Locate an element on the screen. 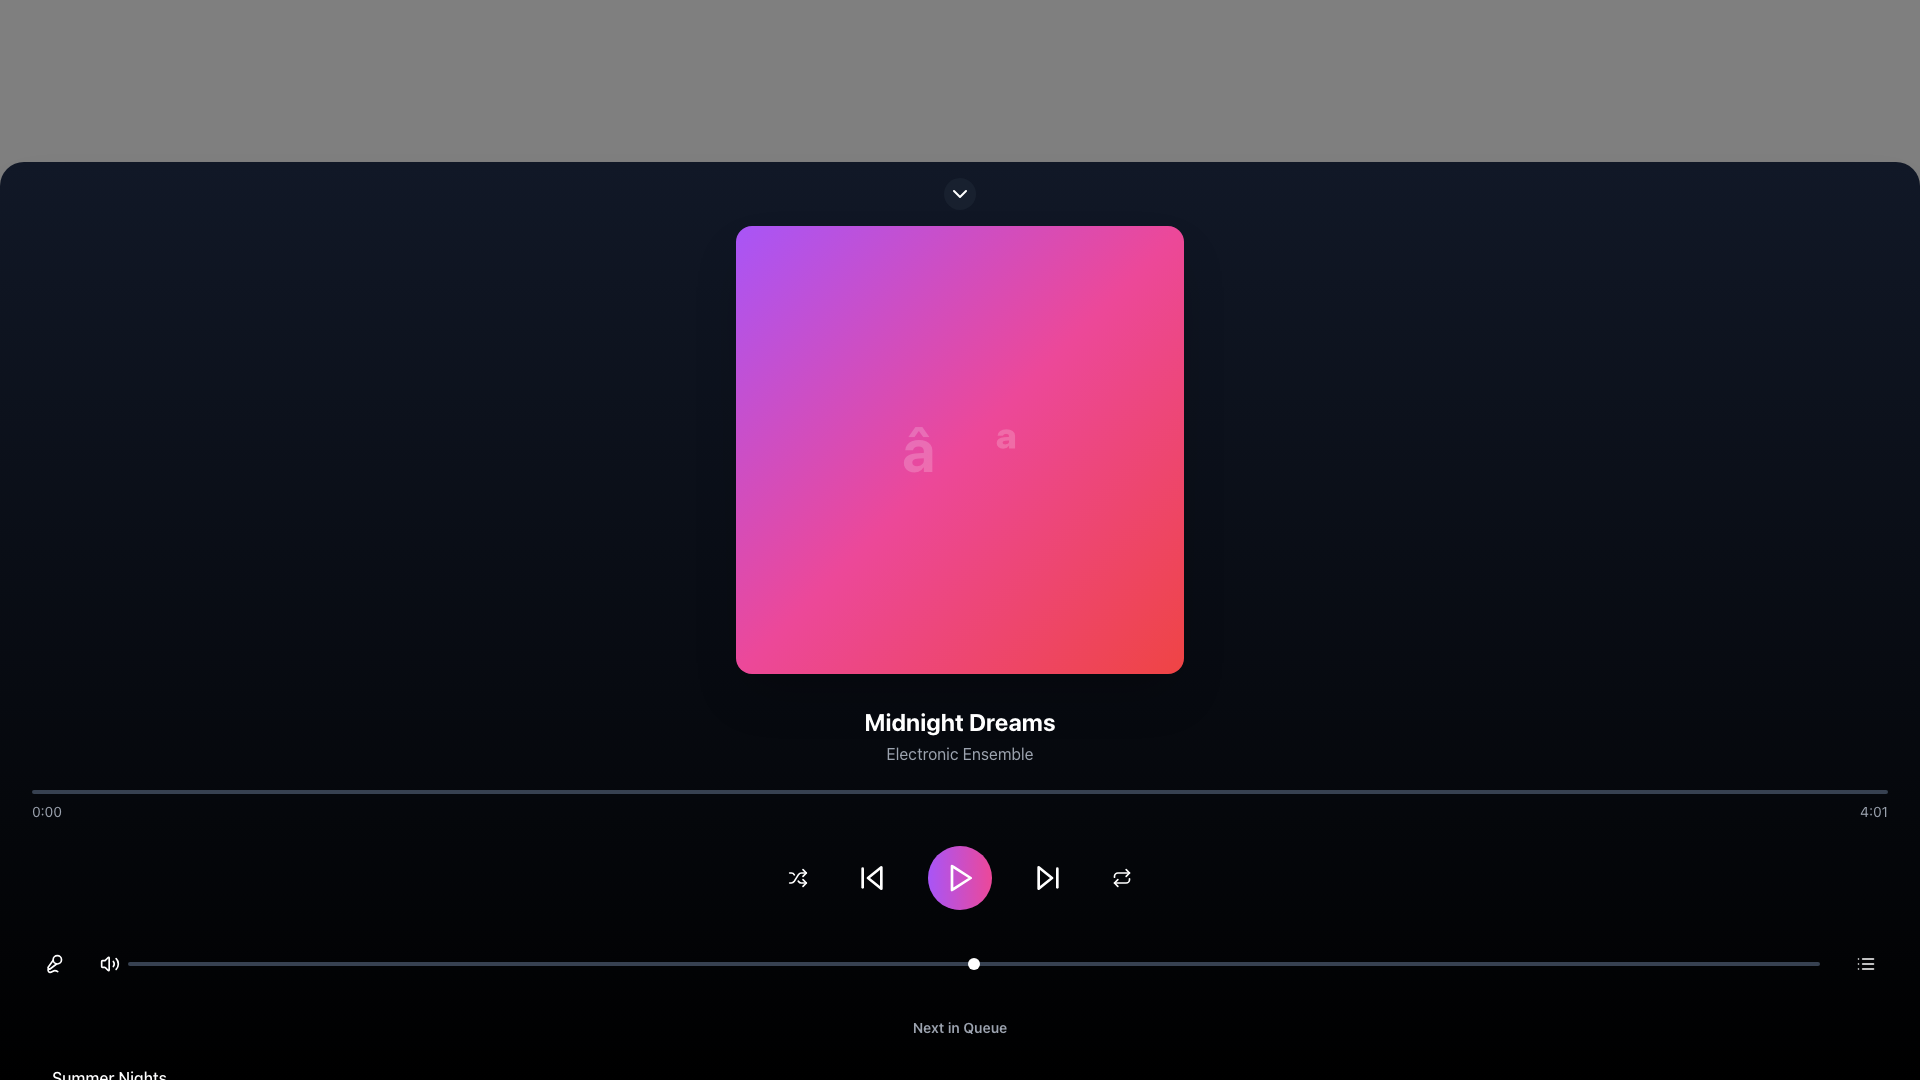 Image resolution: width=1920 pixels, height=1080 pixels. the text label indicating the queue of upcoming items, which is positioned at the bottom of the interface below the playback controls is located at coordinates (960, 1028).